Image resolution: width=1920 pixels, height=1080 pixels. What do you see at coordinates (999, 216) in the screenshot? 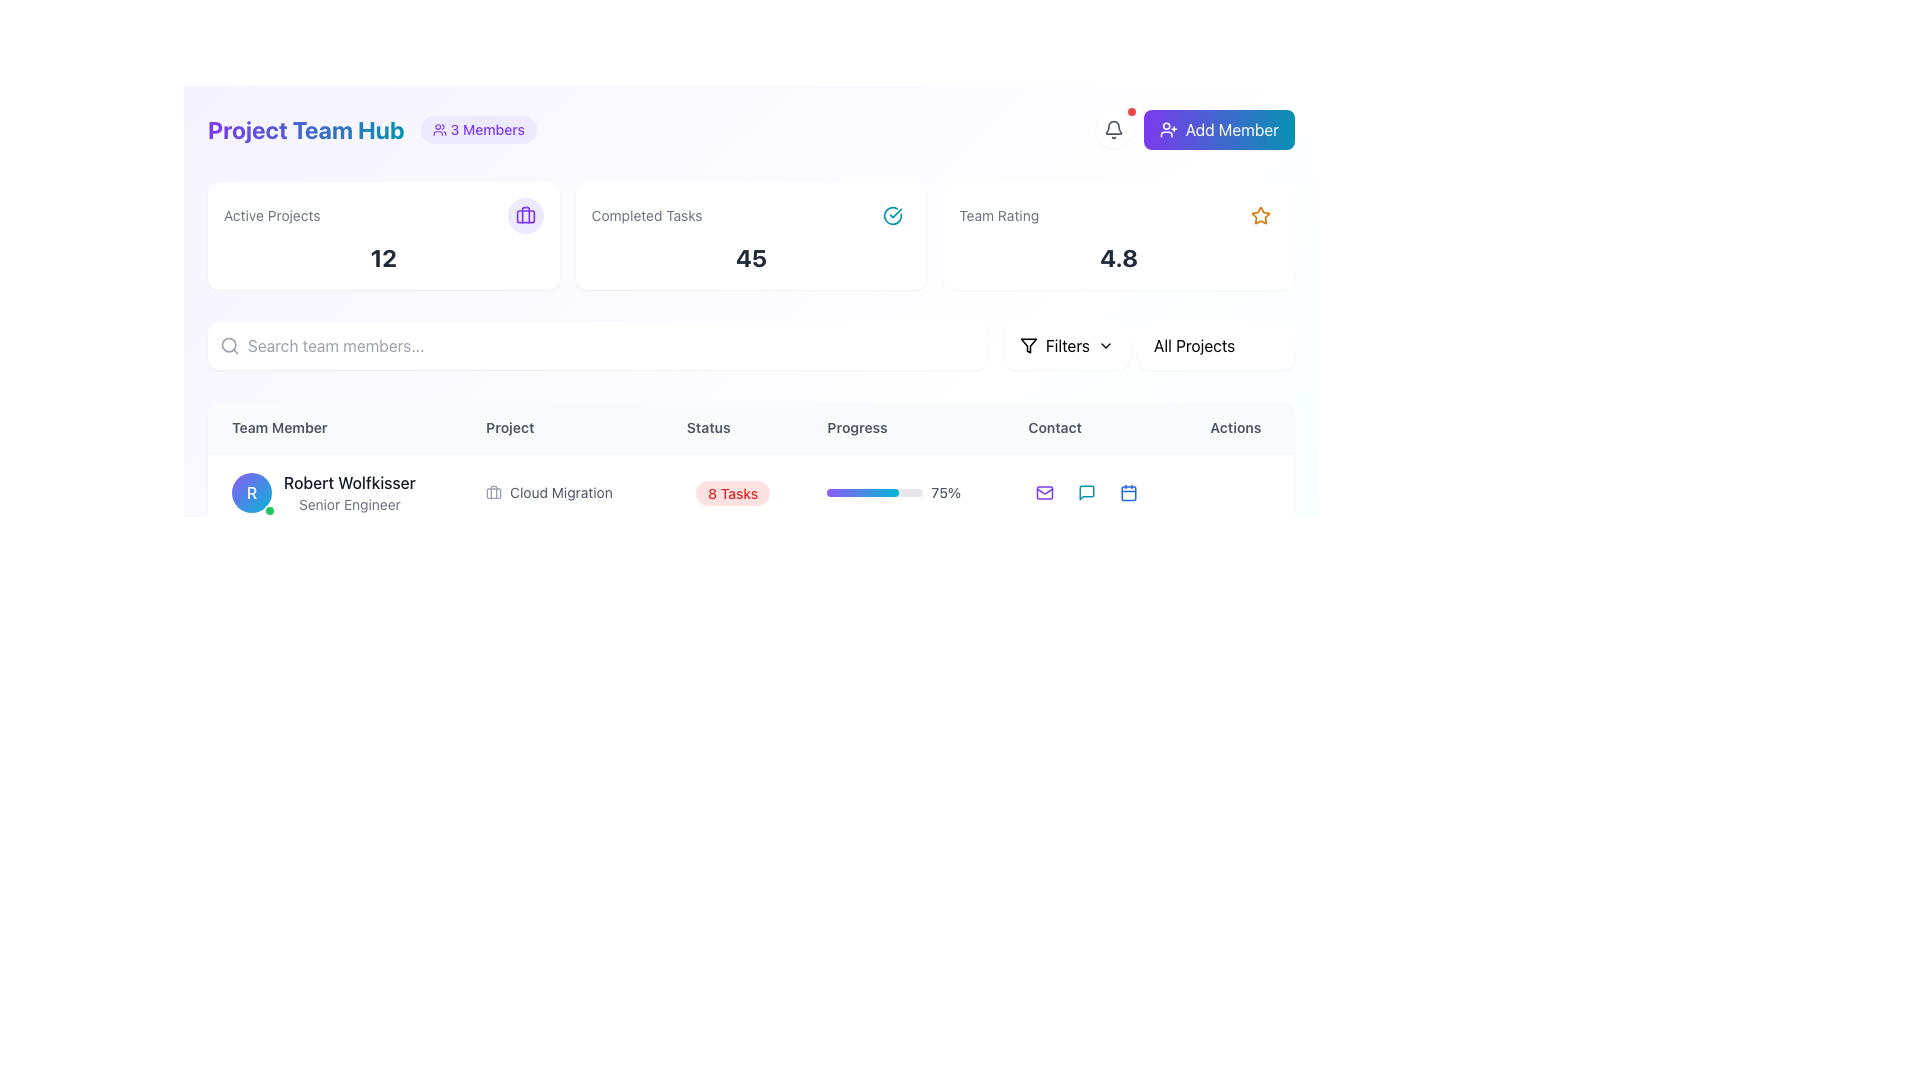
I see `the text label that describes the adjacent numerical value representing a team rating or score, located at the top-right part of the layout` at bounding box center [999, 216].